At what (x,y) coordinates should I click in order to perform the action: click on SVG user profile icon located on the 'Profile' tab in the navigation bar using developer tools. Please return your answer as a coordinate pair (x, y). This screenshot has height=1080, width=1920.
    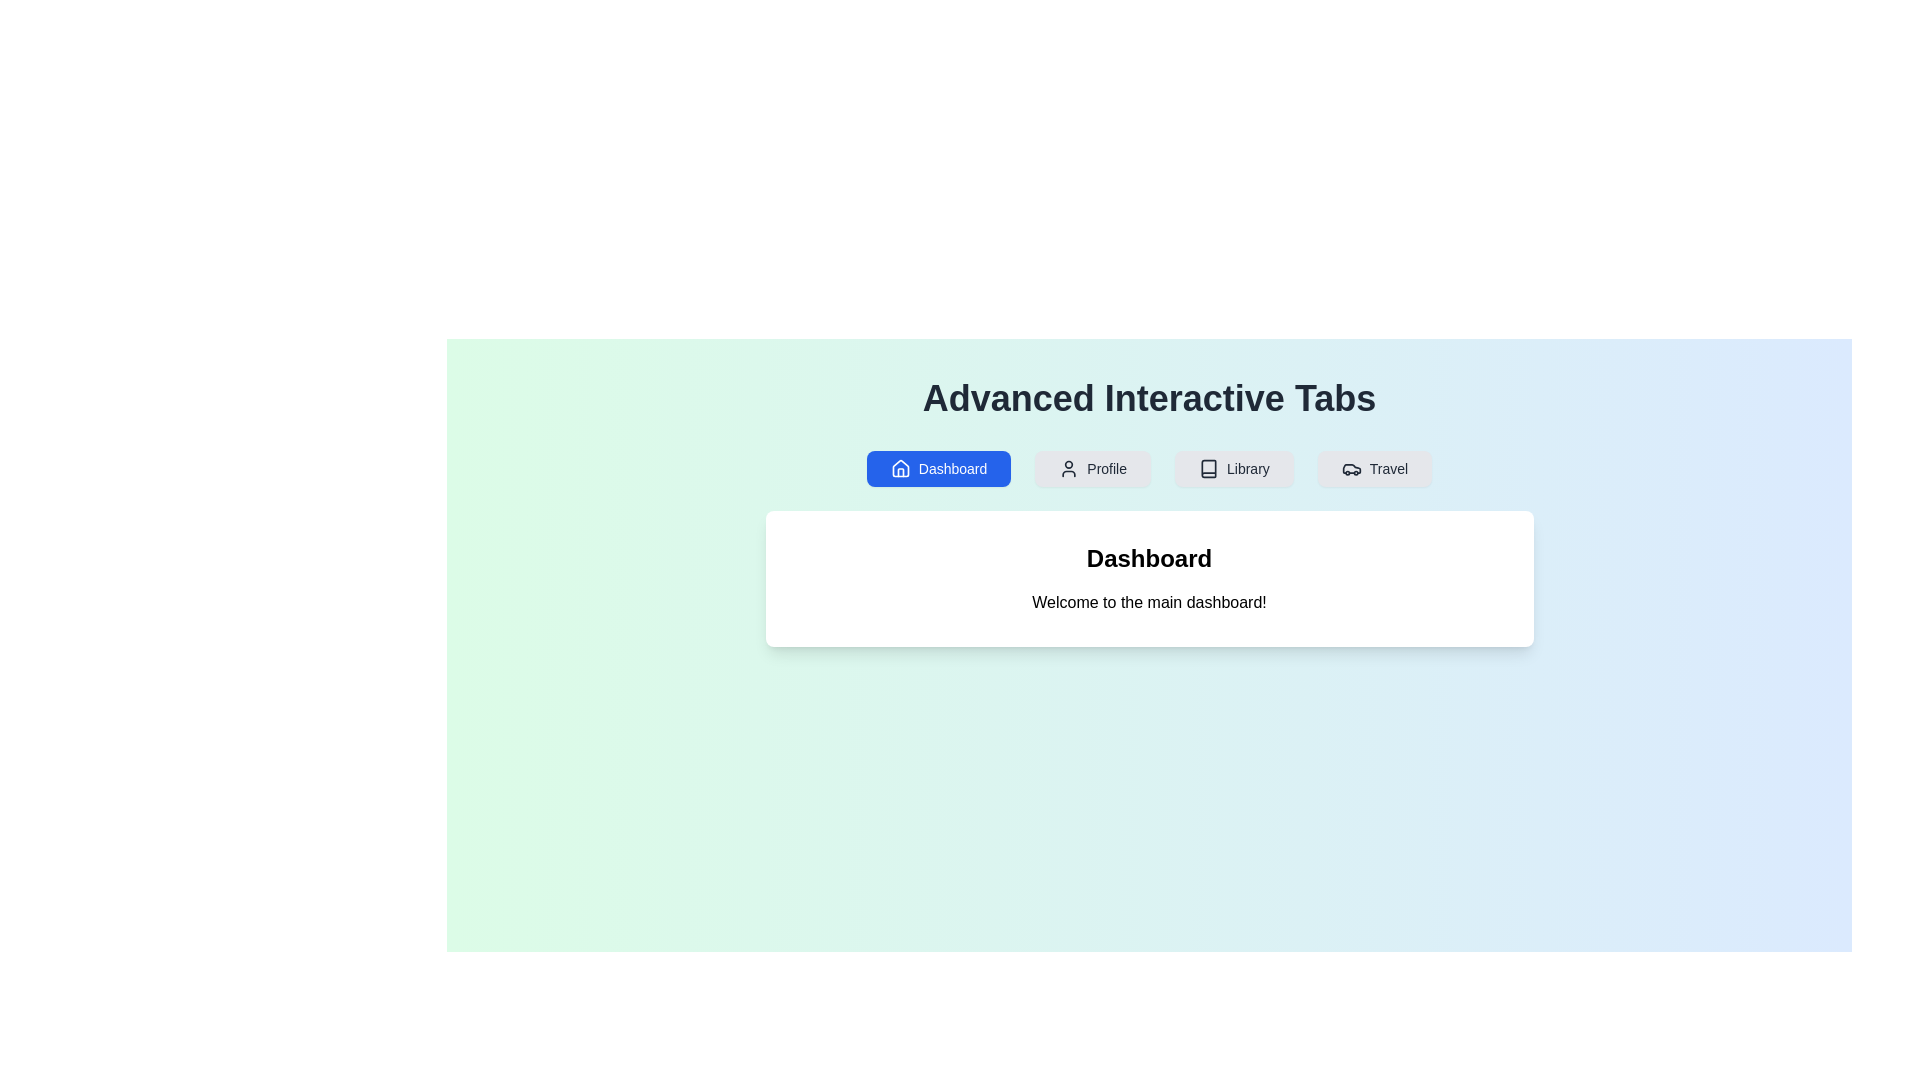
    Looking at the image, I should click on (1068, 469).